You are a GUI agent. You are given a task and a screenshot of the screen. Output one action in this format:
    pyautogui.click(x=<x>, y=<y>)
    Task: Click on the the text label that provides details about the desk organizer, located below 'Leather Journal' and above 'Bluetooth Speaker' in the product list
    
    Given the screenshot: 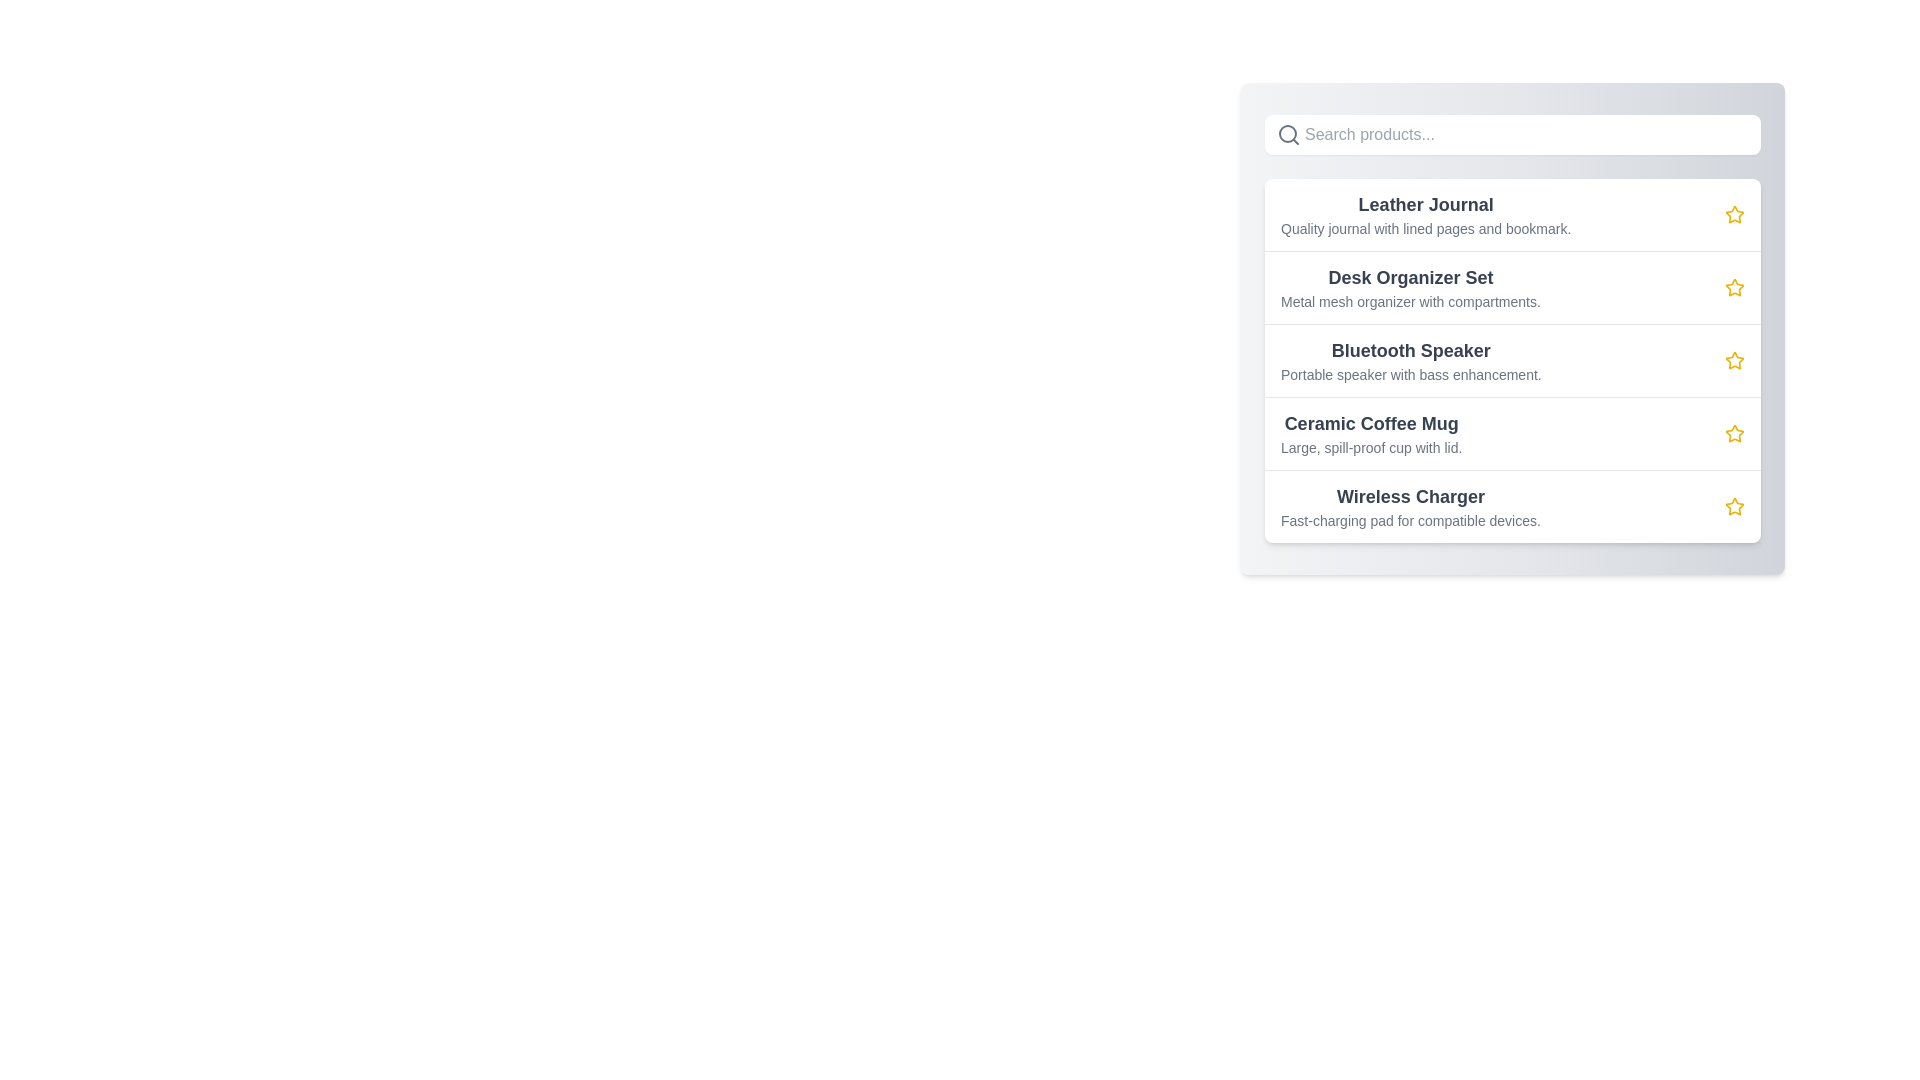 What is the action you would take?
    pyautogui.click(x=1410, y=288)
    